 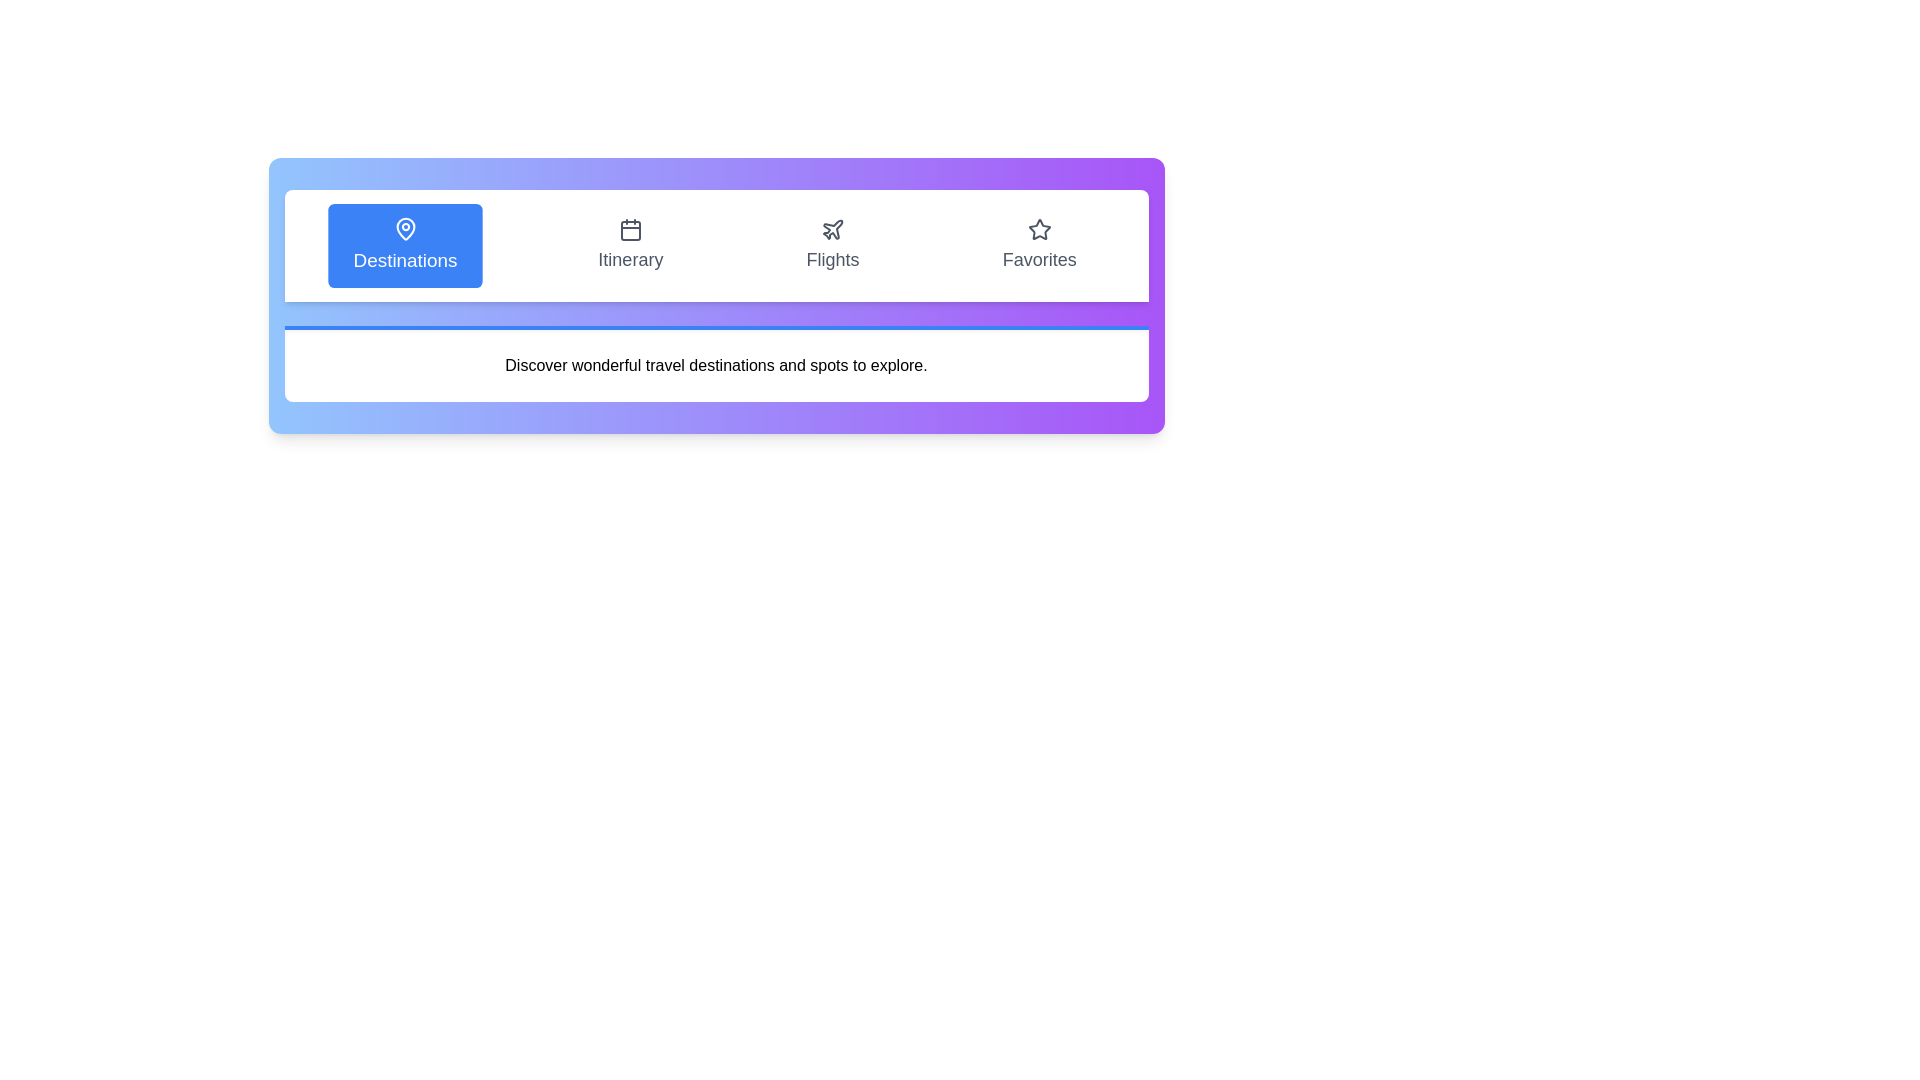 I want to click on the Flights tab to observe visual feedback, so click(x=833, y=245).